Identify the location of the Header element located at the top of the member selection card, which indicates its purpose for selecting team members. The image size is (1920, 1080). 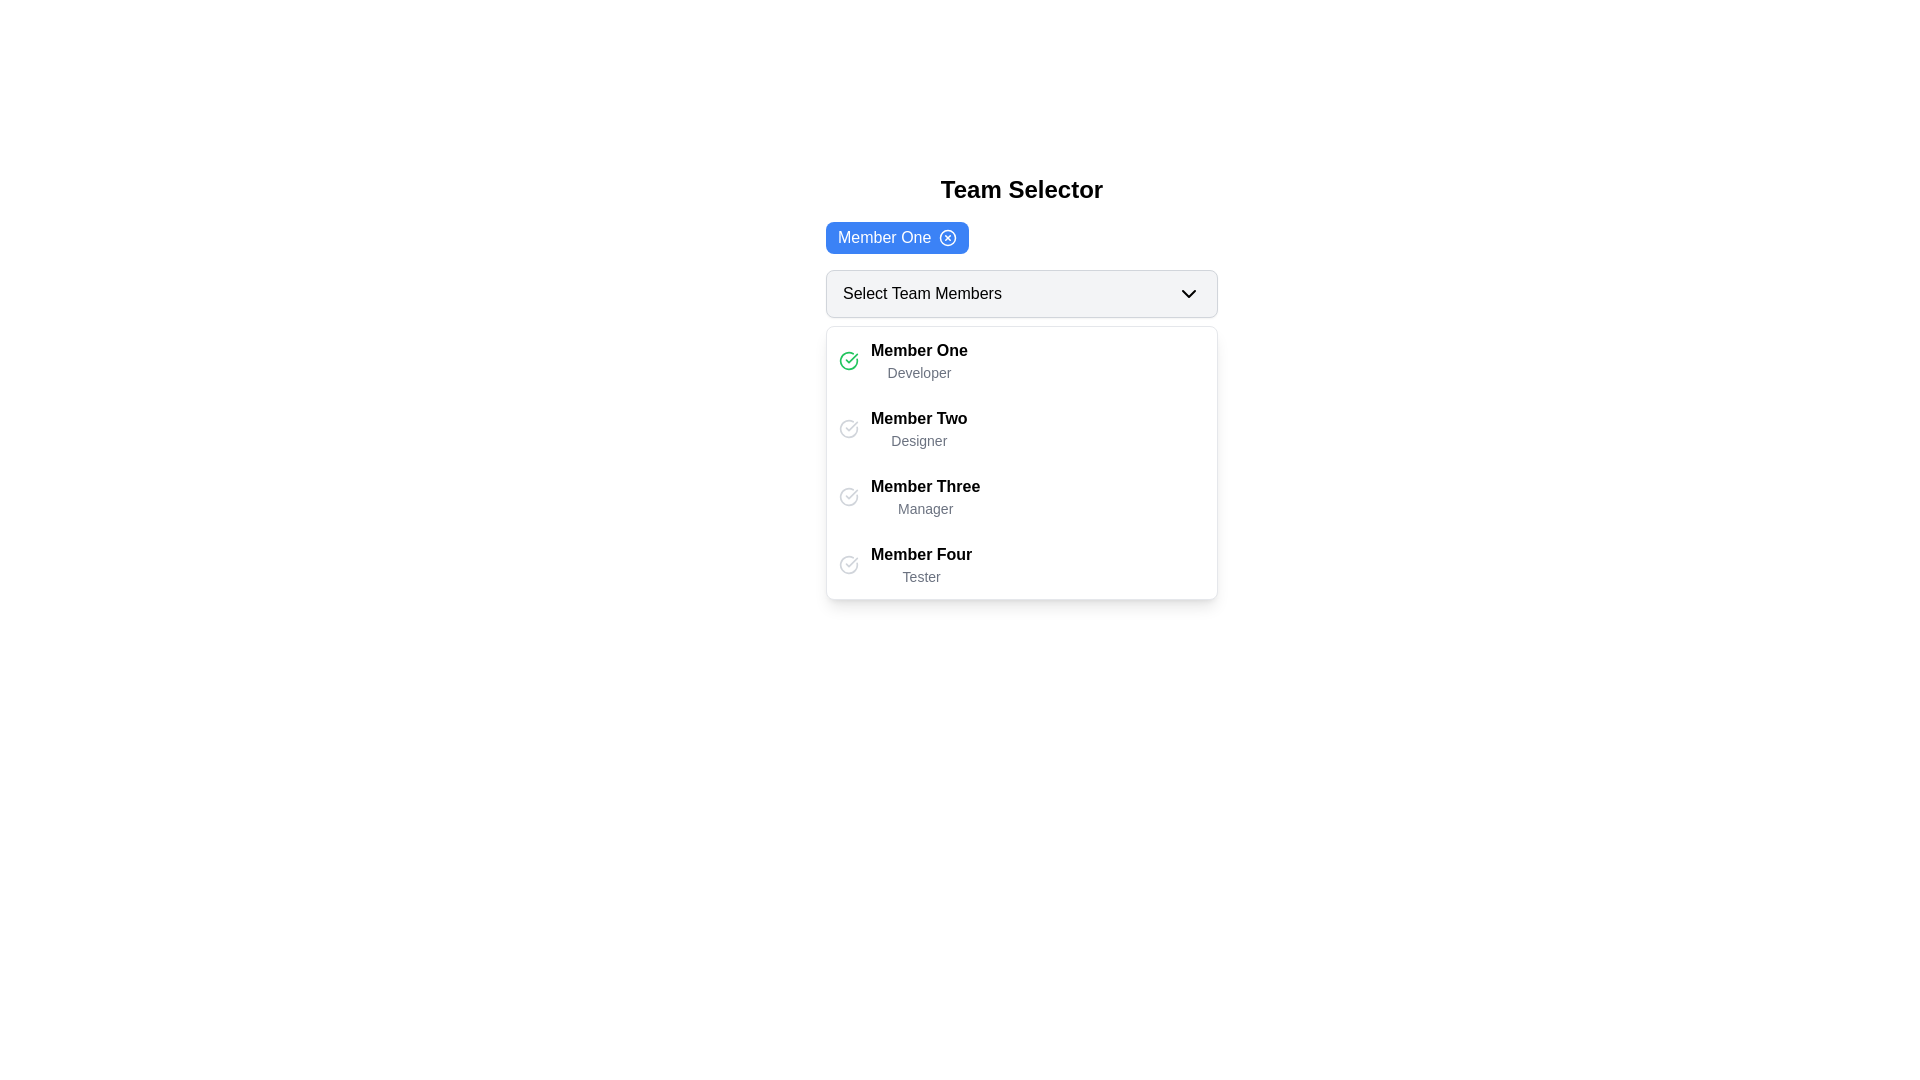
(1022, 189).